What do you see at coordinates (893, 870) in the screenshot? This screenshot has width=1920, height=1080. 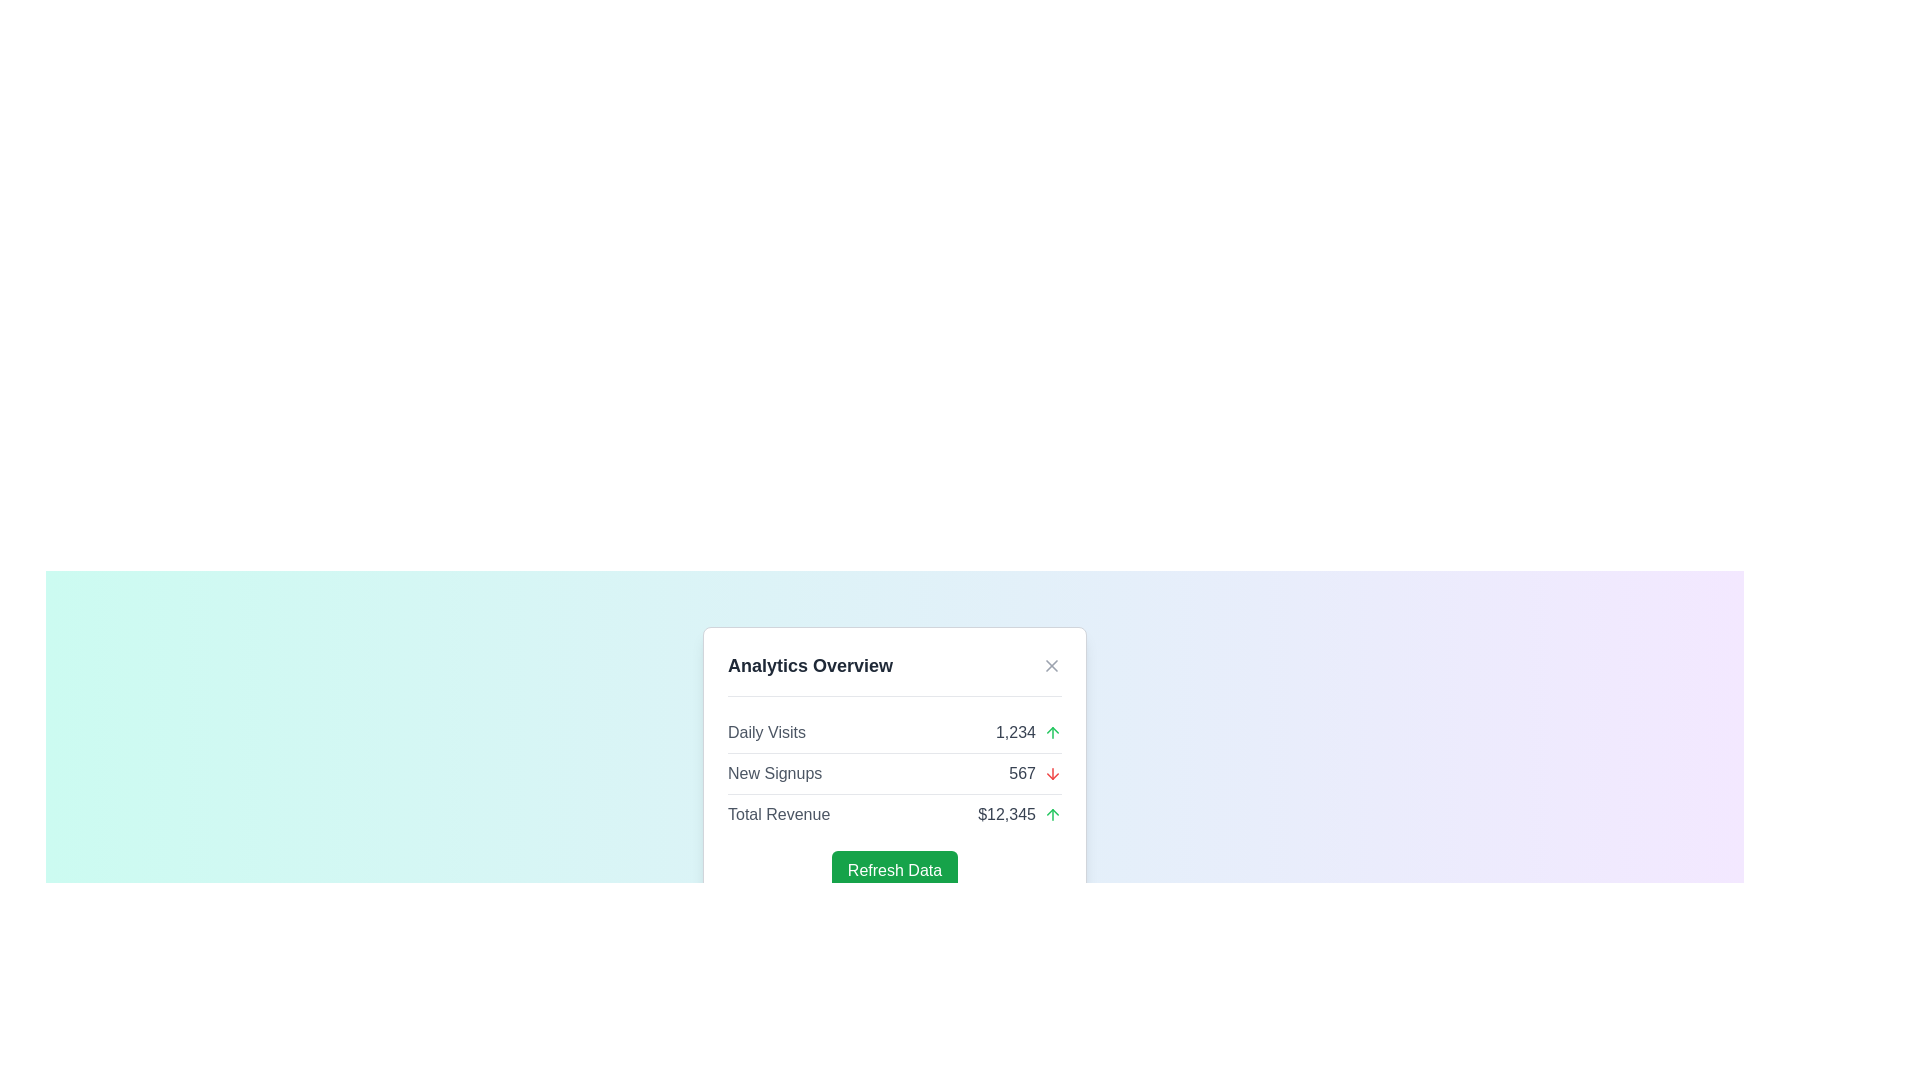 I see `the refresh button located at the bottom center of the 'Analytics Overview' card` at bounding box center [893, 870].